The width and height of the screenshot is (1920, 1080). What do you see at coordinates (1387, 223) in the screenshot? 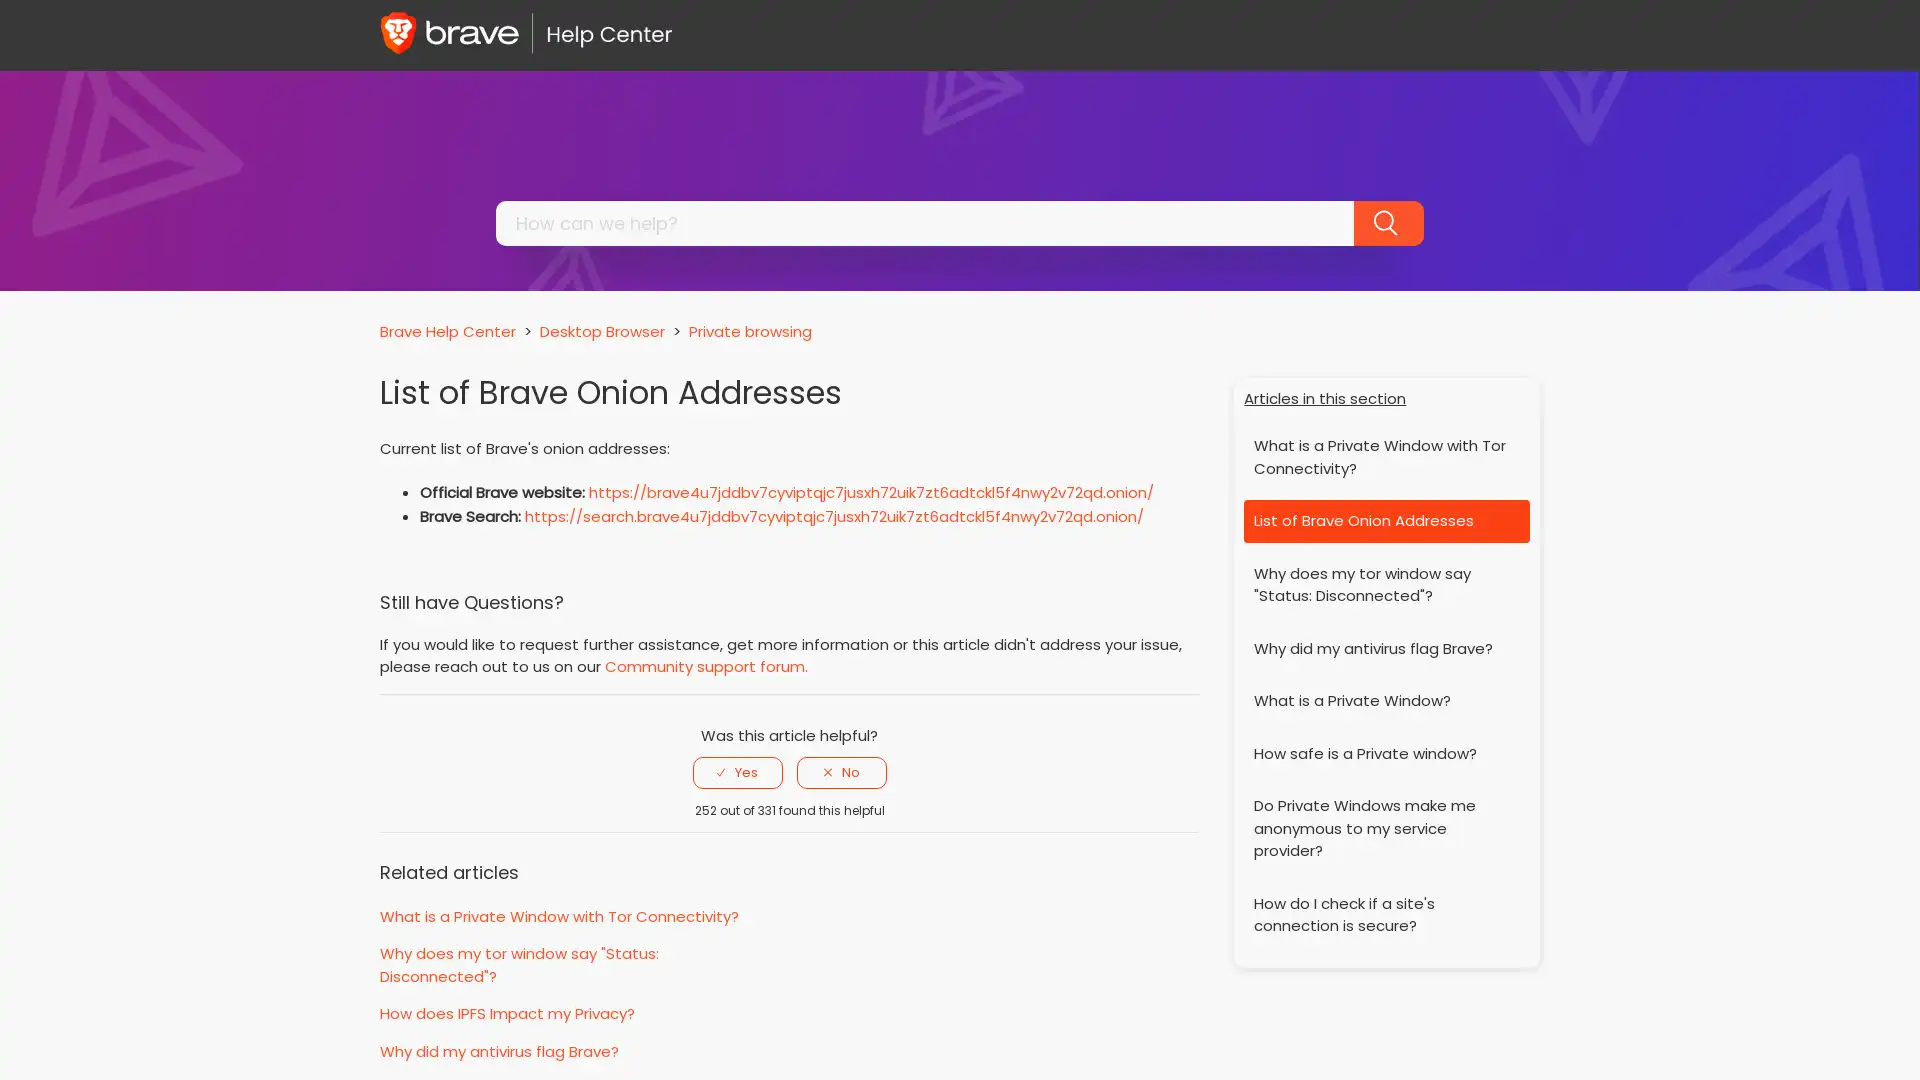
I see `Search` at bounding box center [1387, 223].